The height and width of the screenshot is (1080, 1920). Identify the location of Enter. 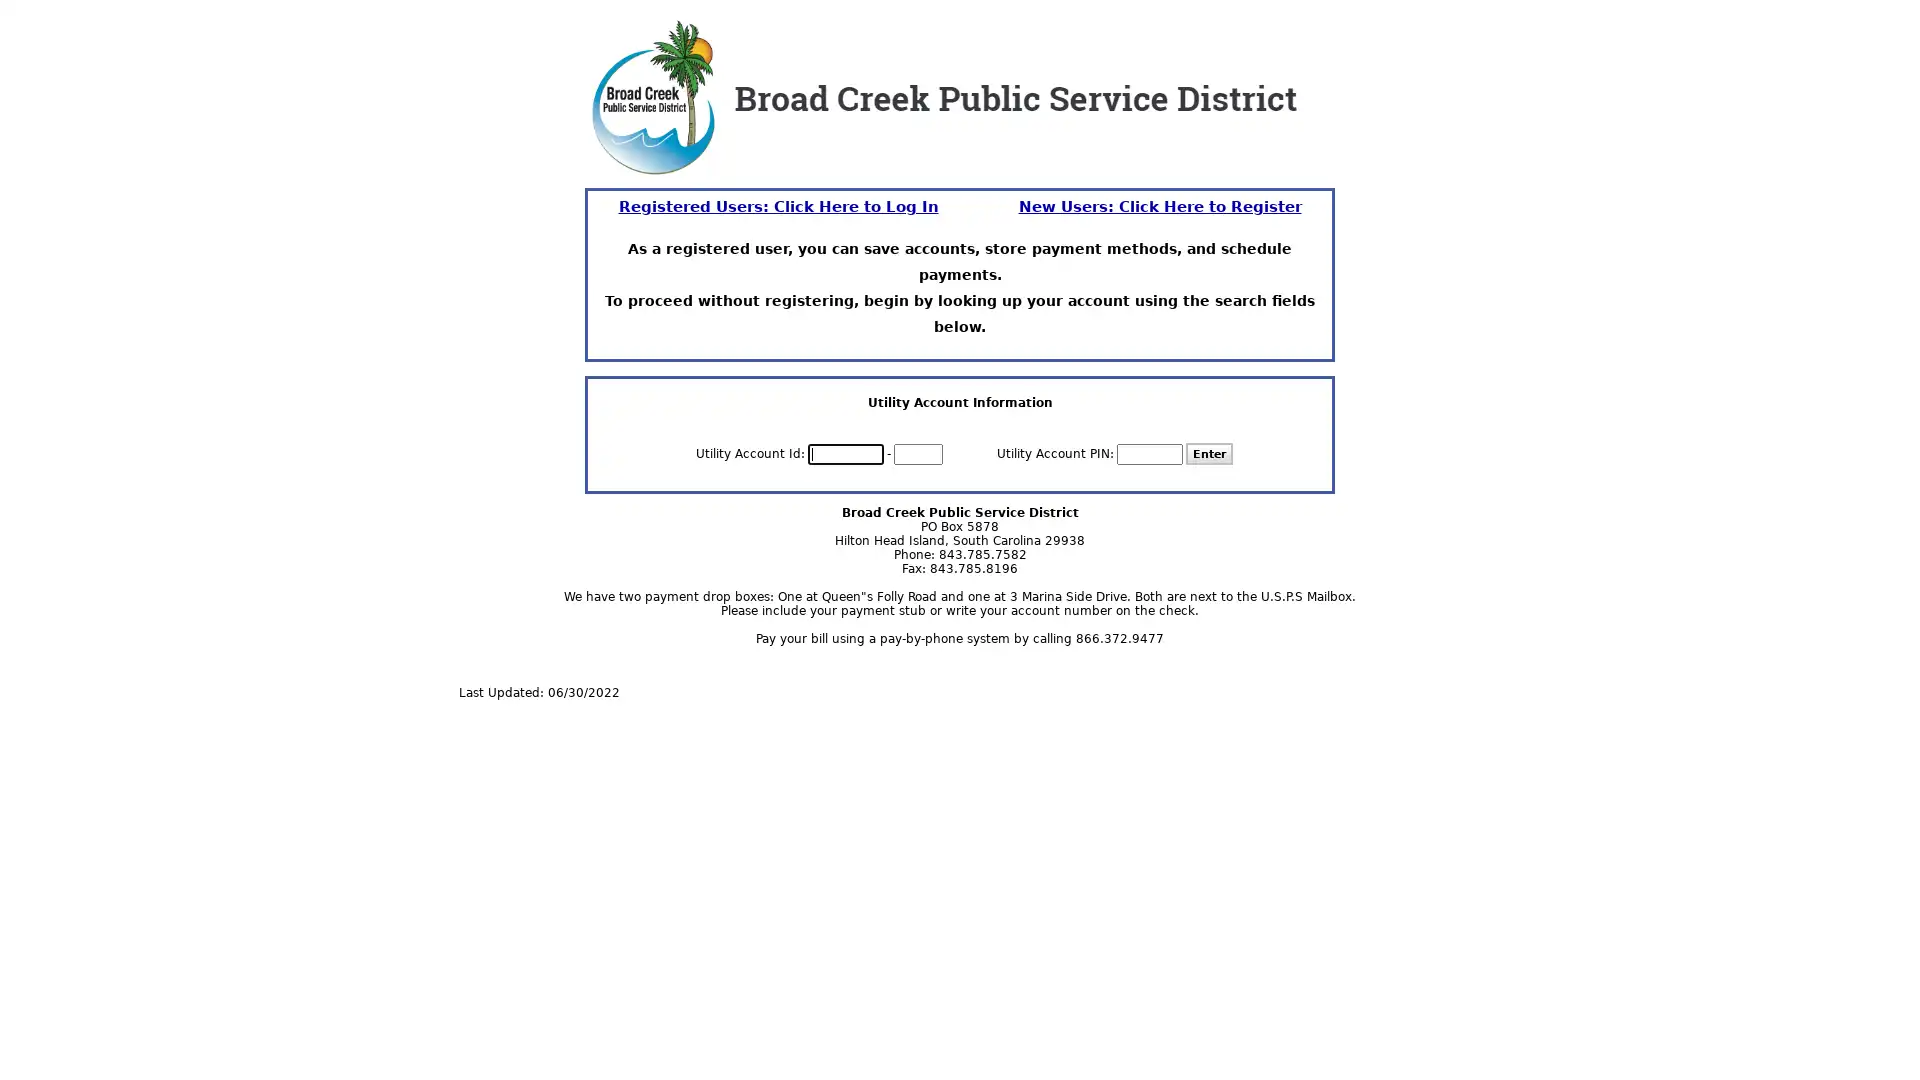
(1208, 454).